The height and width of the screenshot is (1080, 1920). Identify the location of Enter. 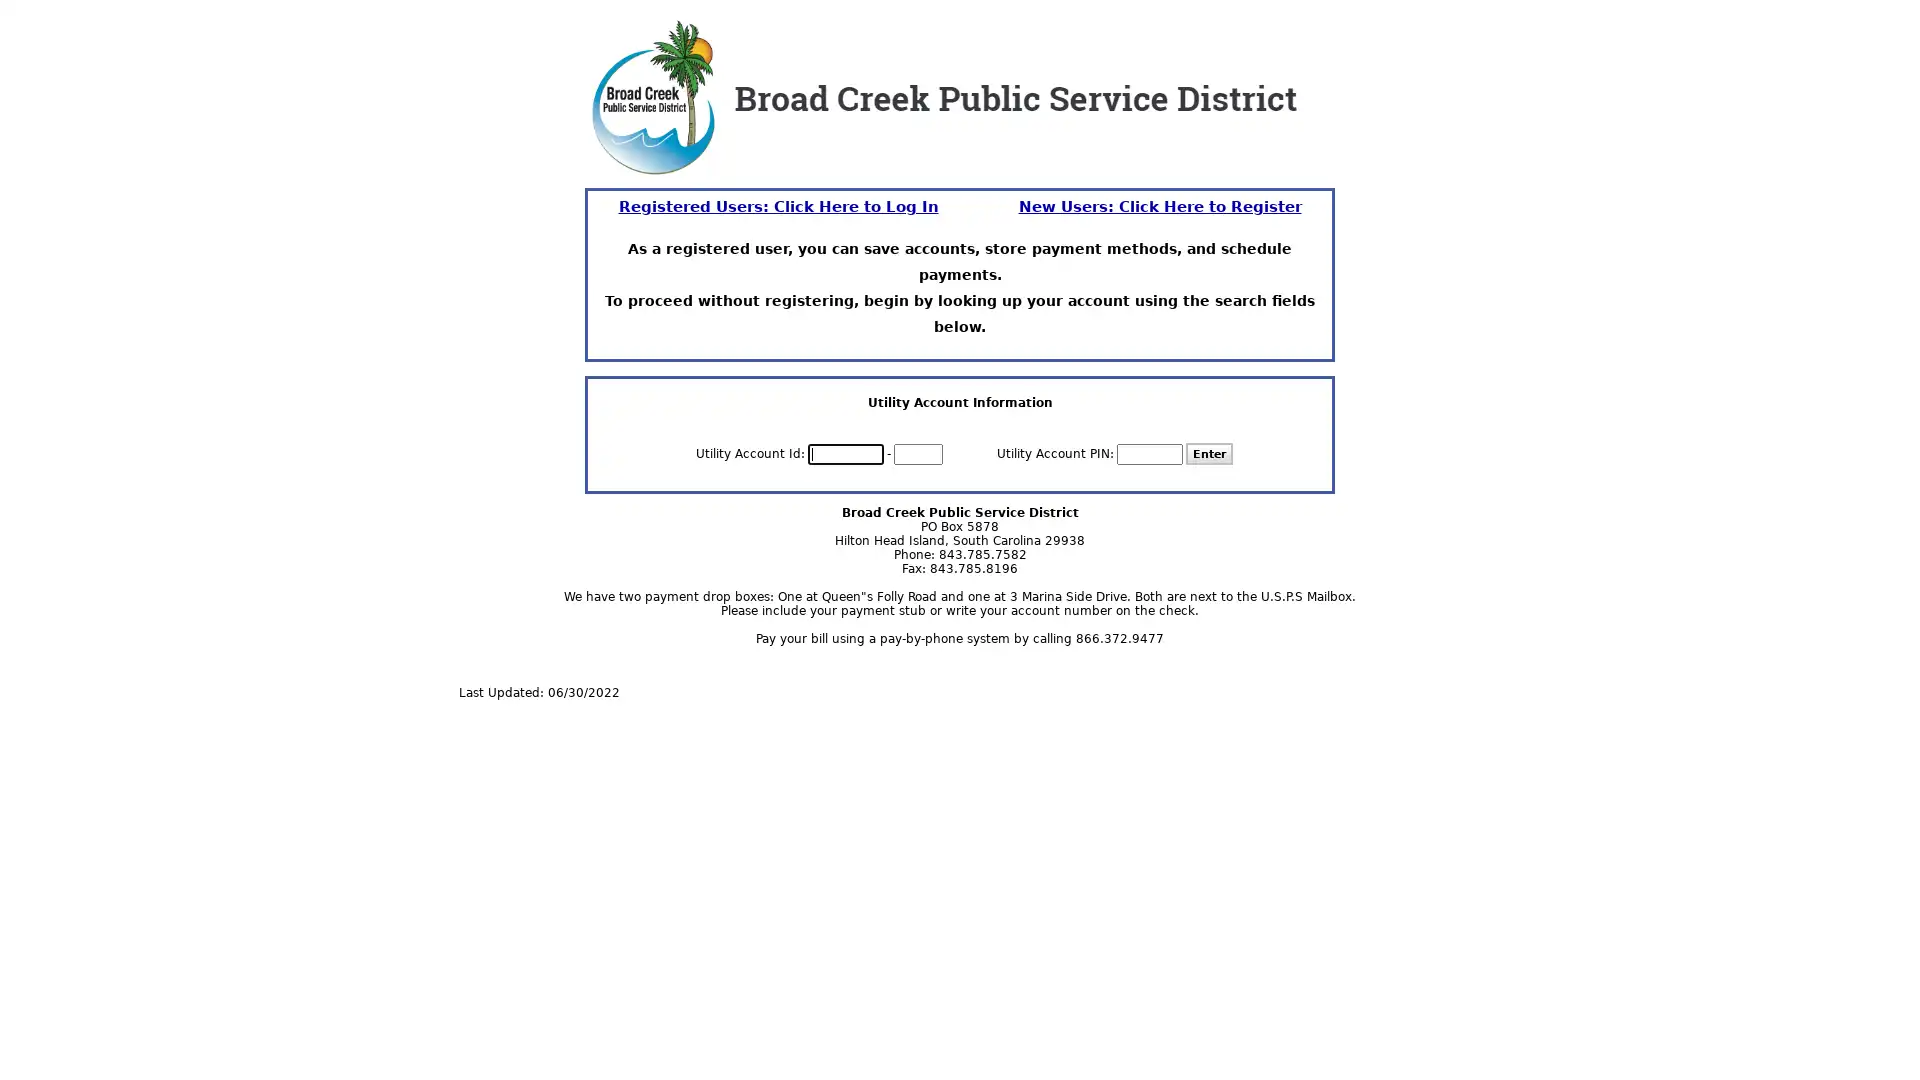
(1208, 454).